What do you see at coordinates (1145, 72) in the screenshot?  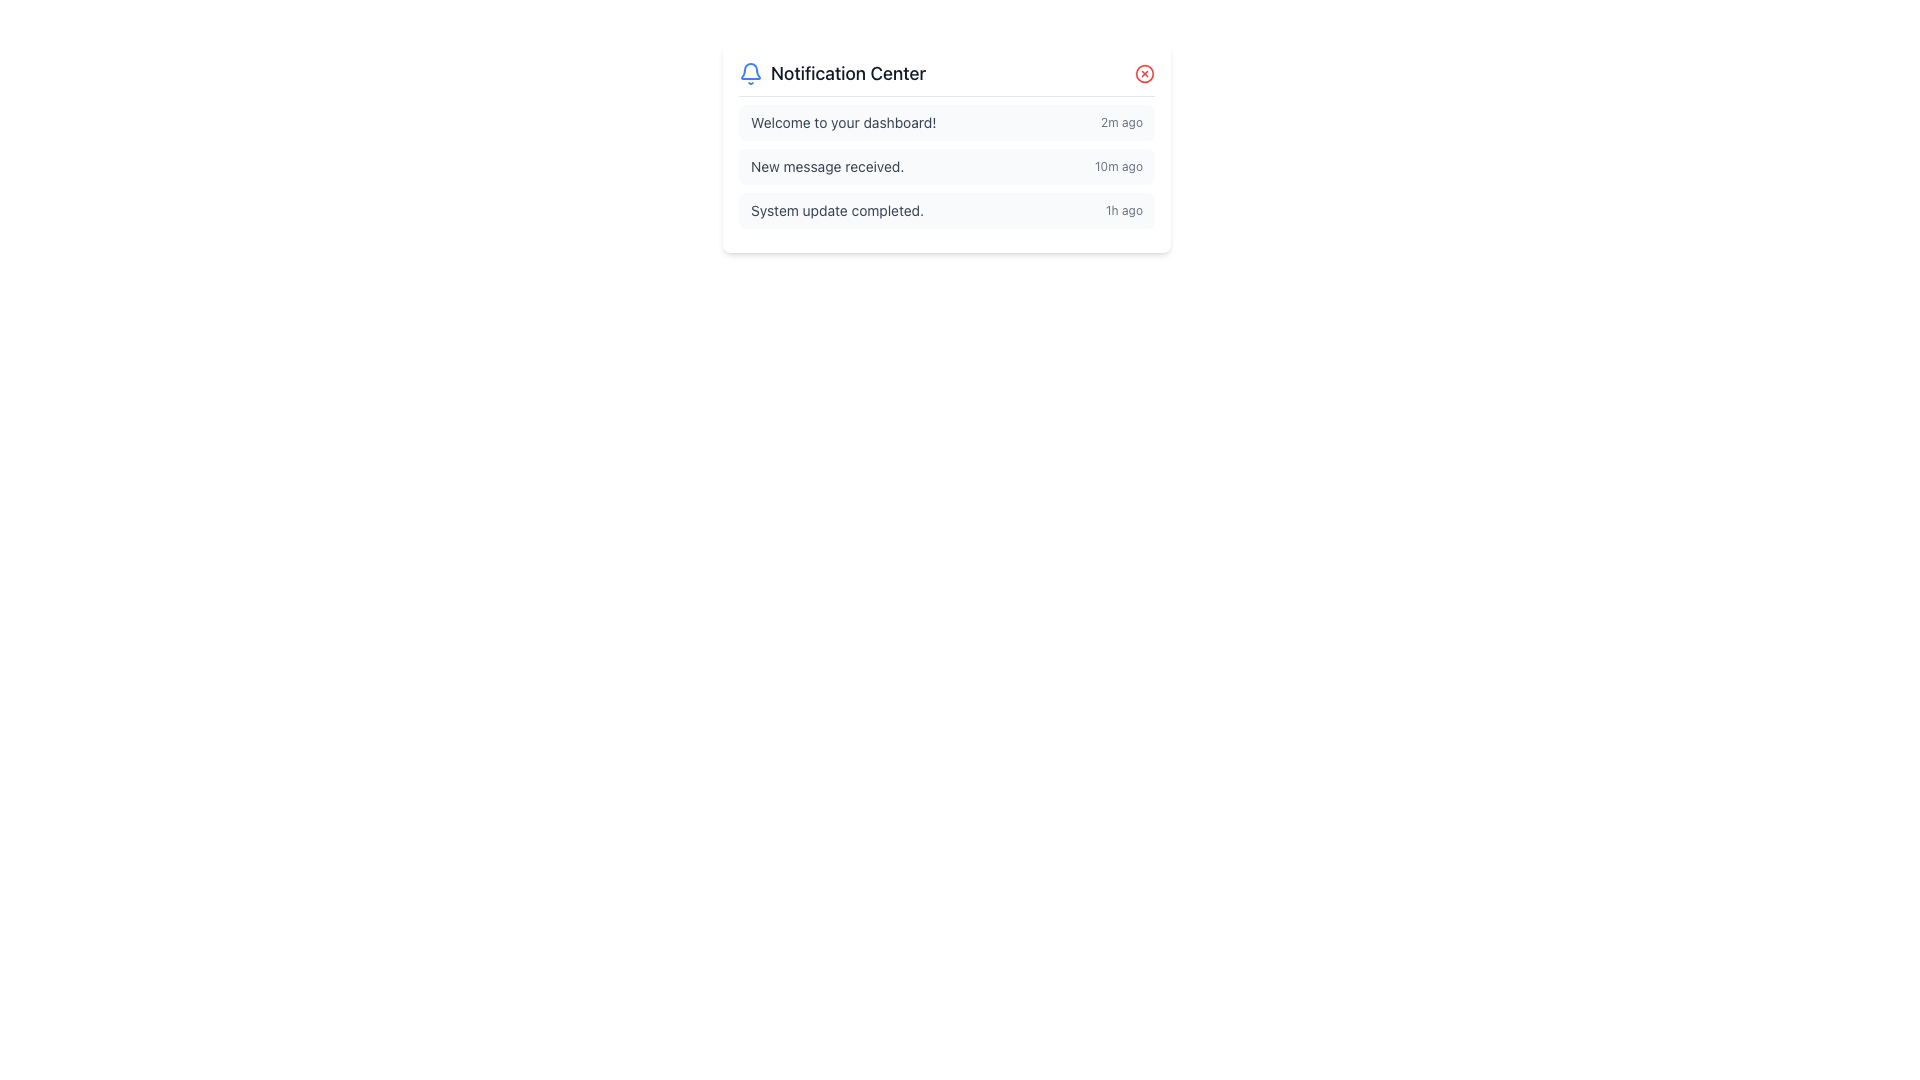 I see `the graphical circle element that visually supports the close button in the top-right corner of the Notification Center panel` at bounding box center [1145, 72].